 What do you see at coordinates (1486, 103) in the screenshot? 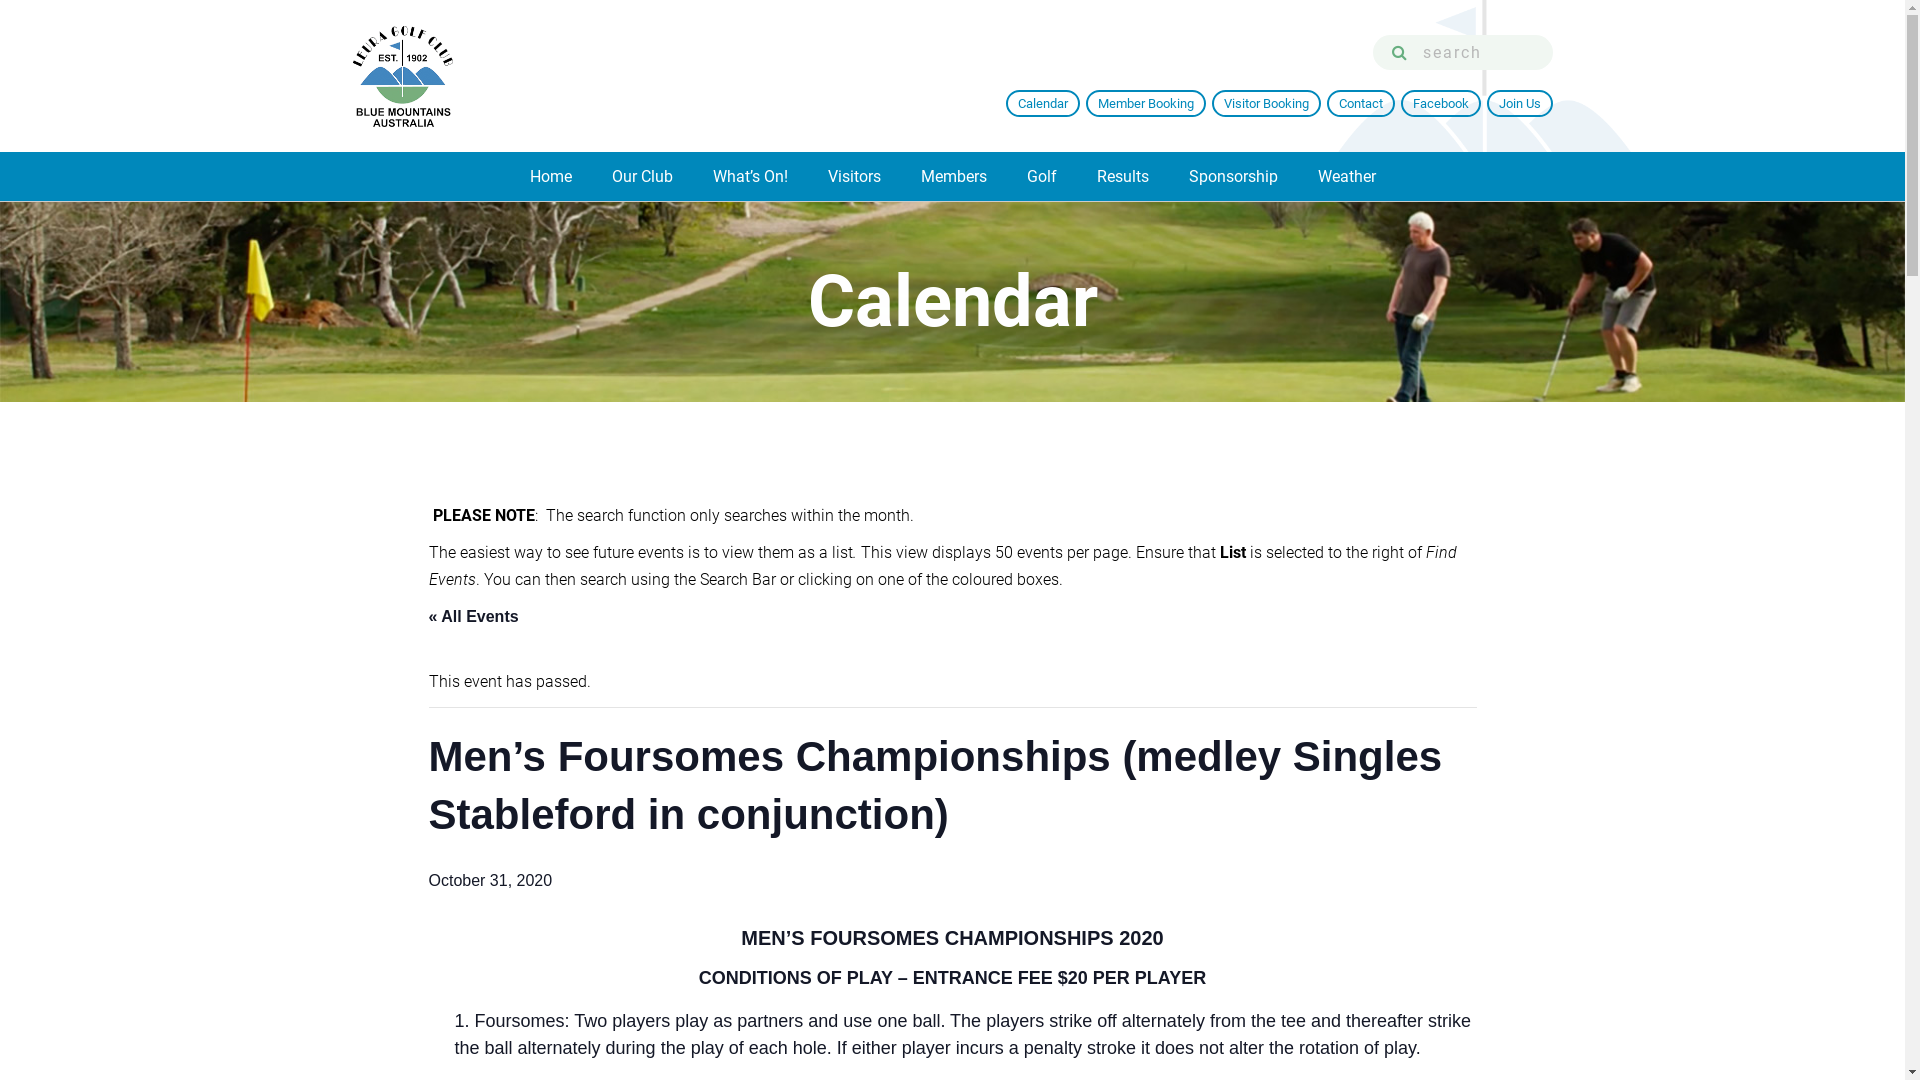
I see `'Join Us'` at bounding box center [1486, 103].